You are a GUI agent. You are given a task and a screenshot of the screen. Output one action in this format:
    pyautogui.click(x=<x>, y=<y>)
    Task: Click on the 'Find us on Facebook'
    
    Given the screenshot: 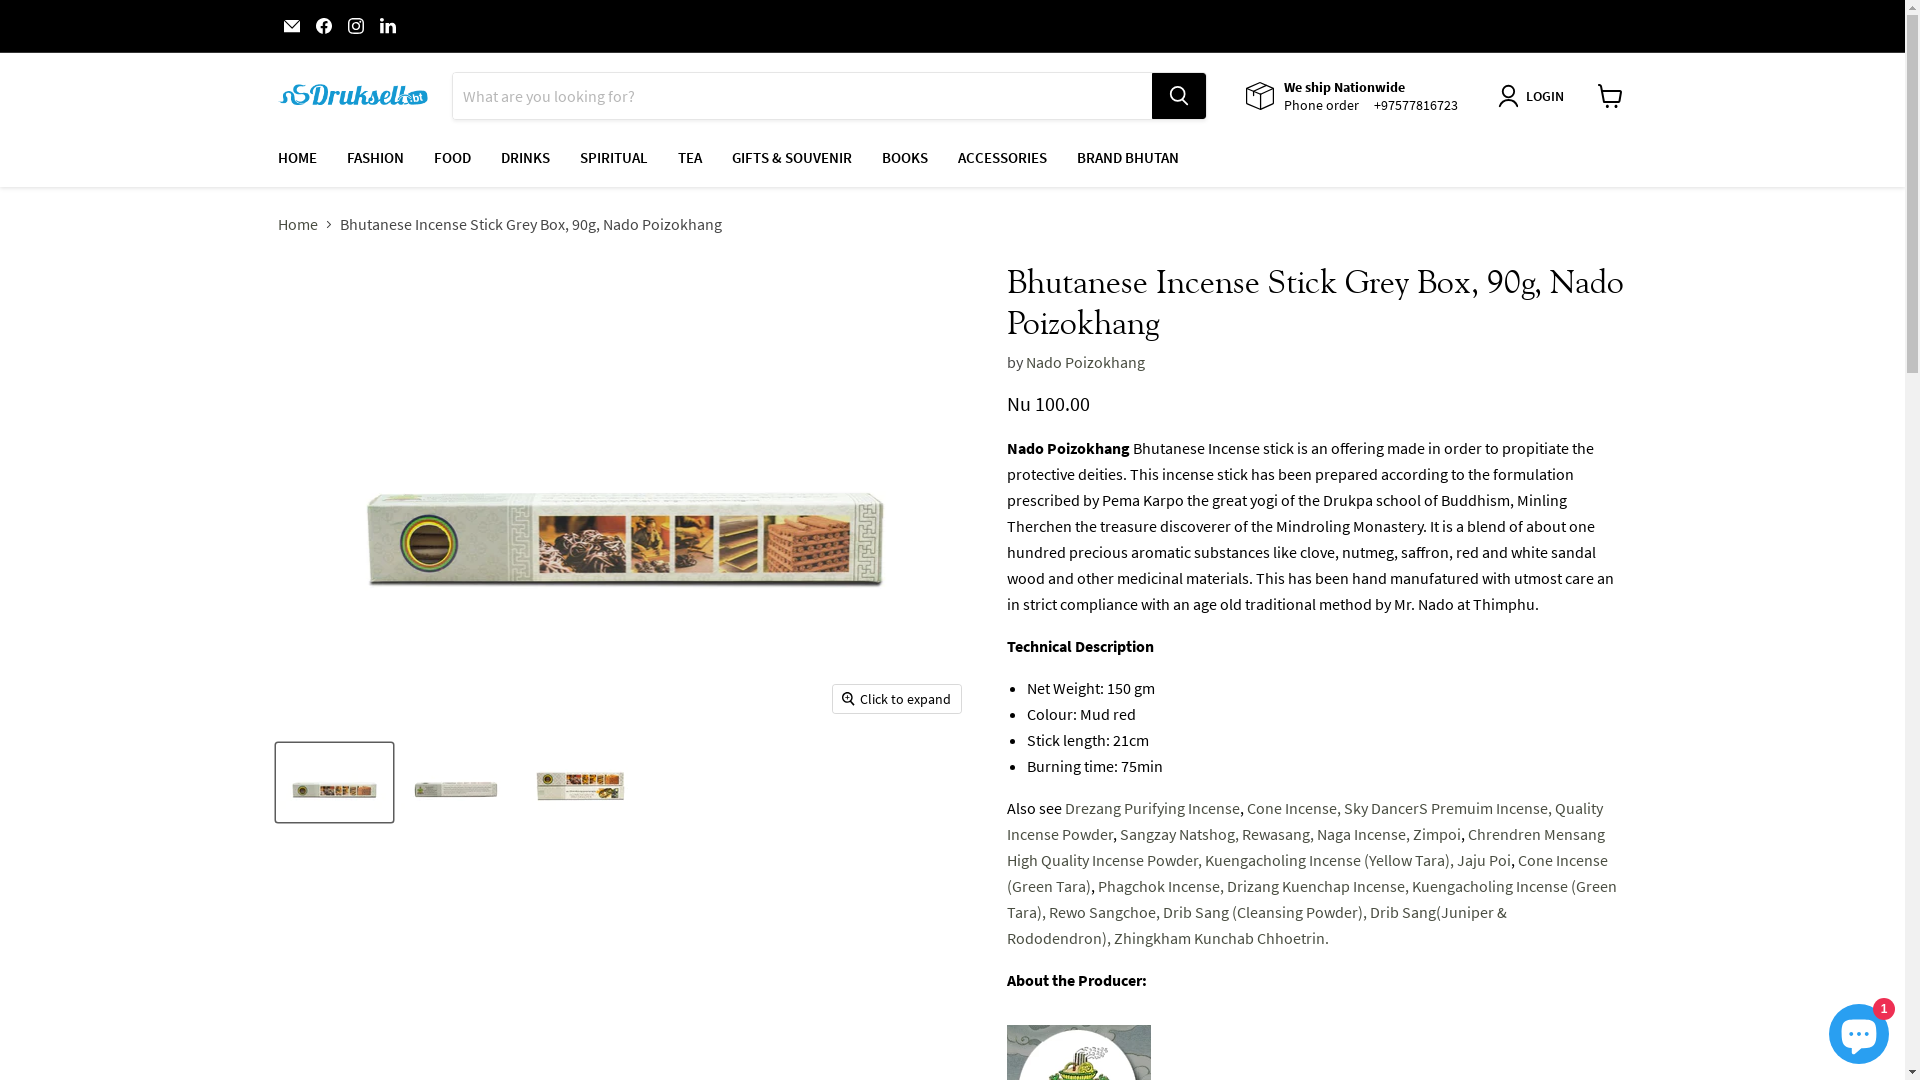 What is the action you would take?
    pyautogui.click(x=309, y=26)
    